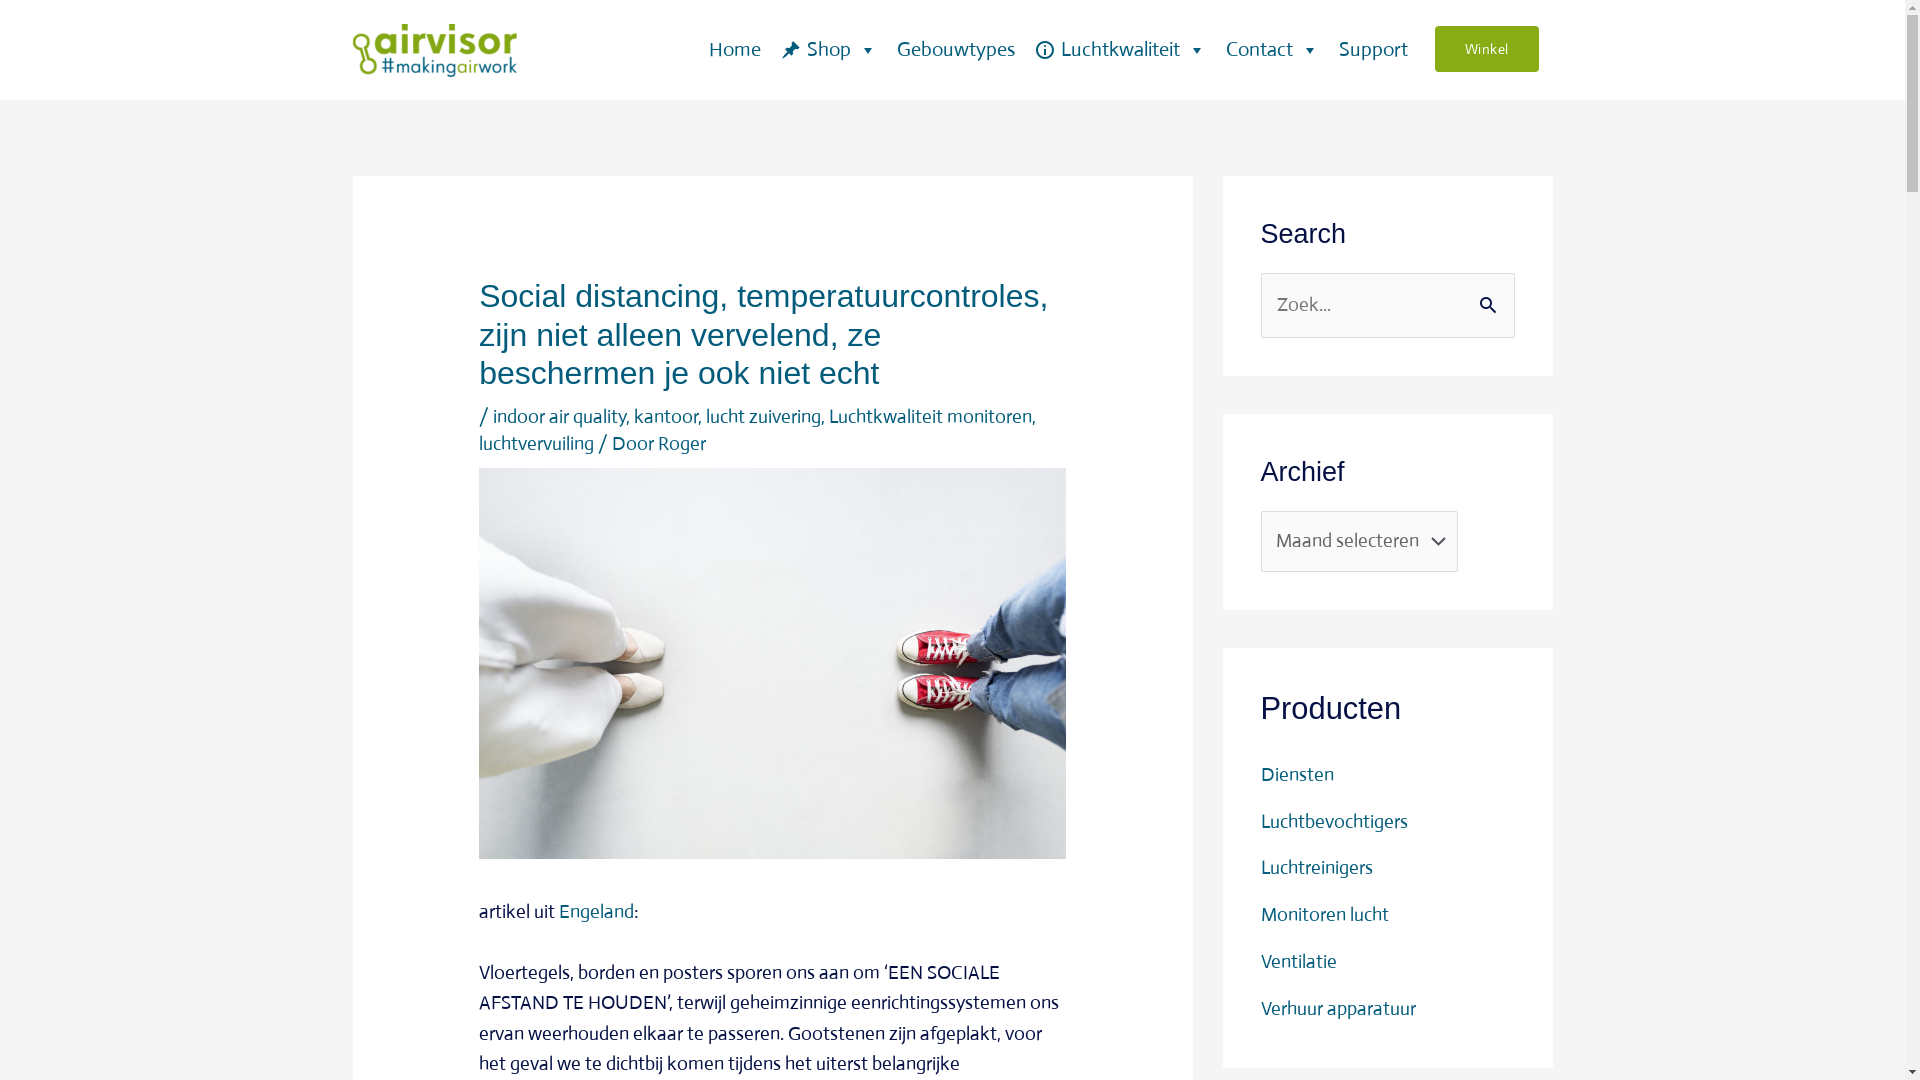 The width and height of the screenshot is (1920, 1080). Describe the element at coordinates (1118, 49) in the screenshot. I see `'Luchtkwaliteit'` at that location.